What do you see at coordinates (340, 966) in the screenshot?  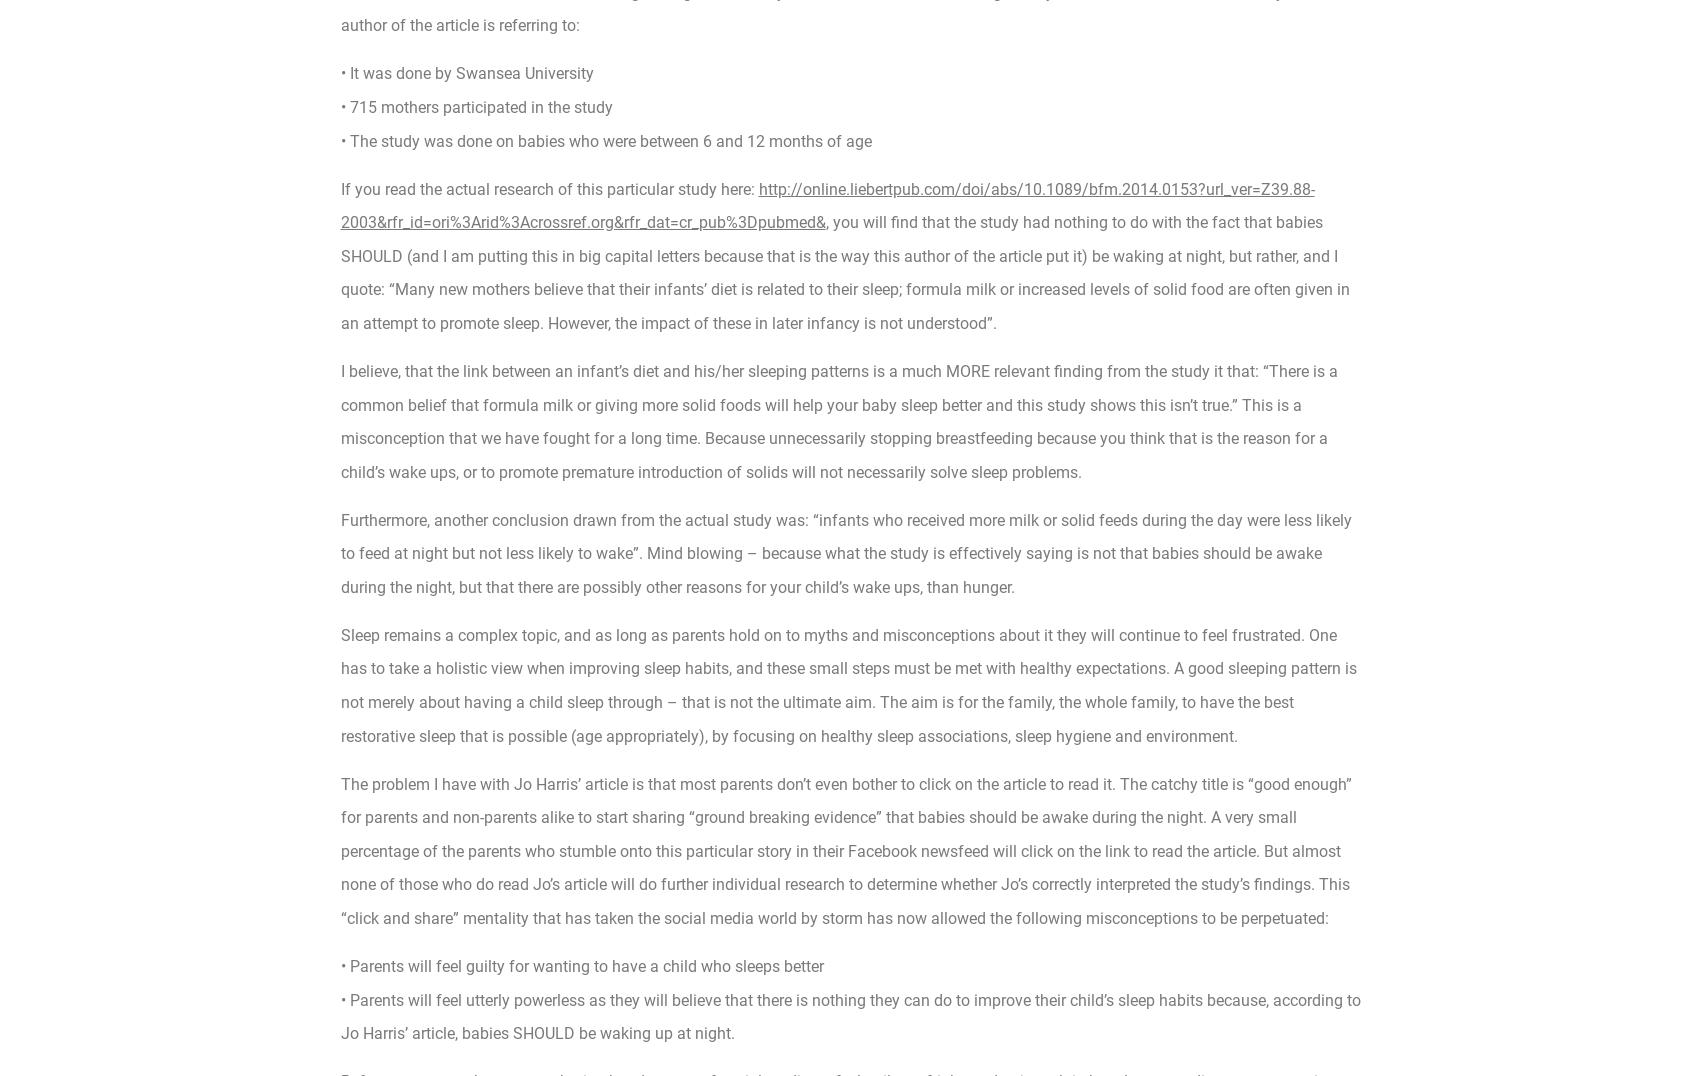 I see `'• Parents will feel guilty for wanting to have a child who sleeps better'` at bounding box center [340, 966].